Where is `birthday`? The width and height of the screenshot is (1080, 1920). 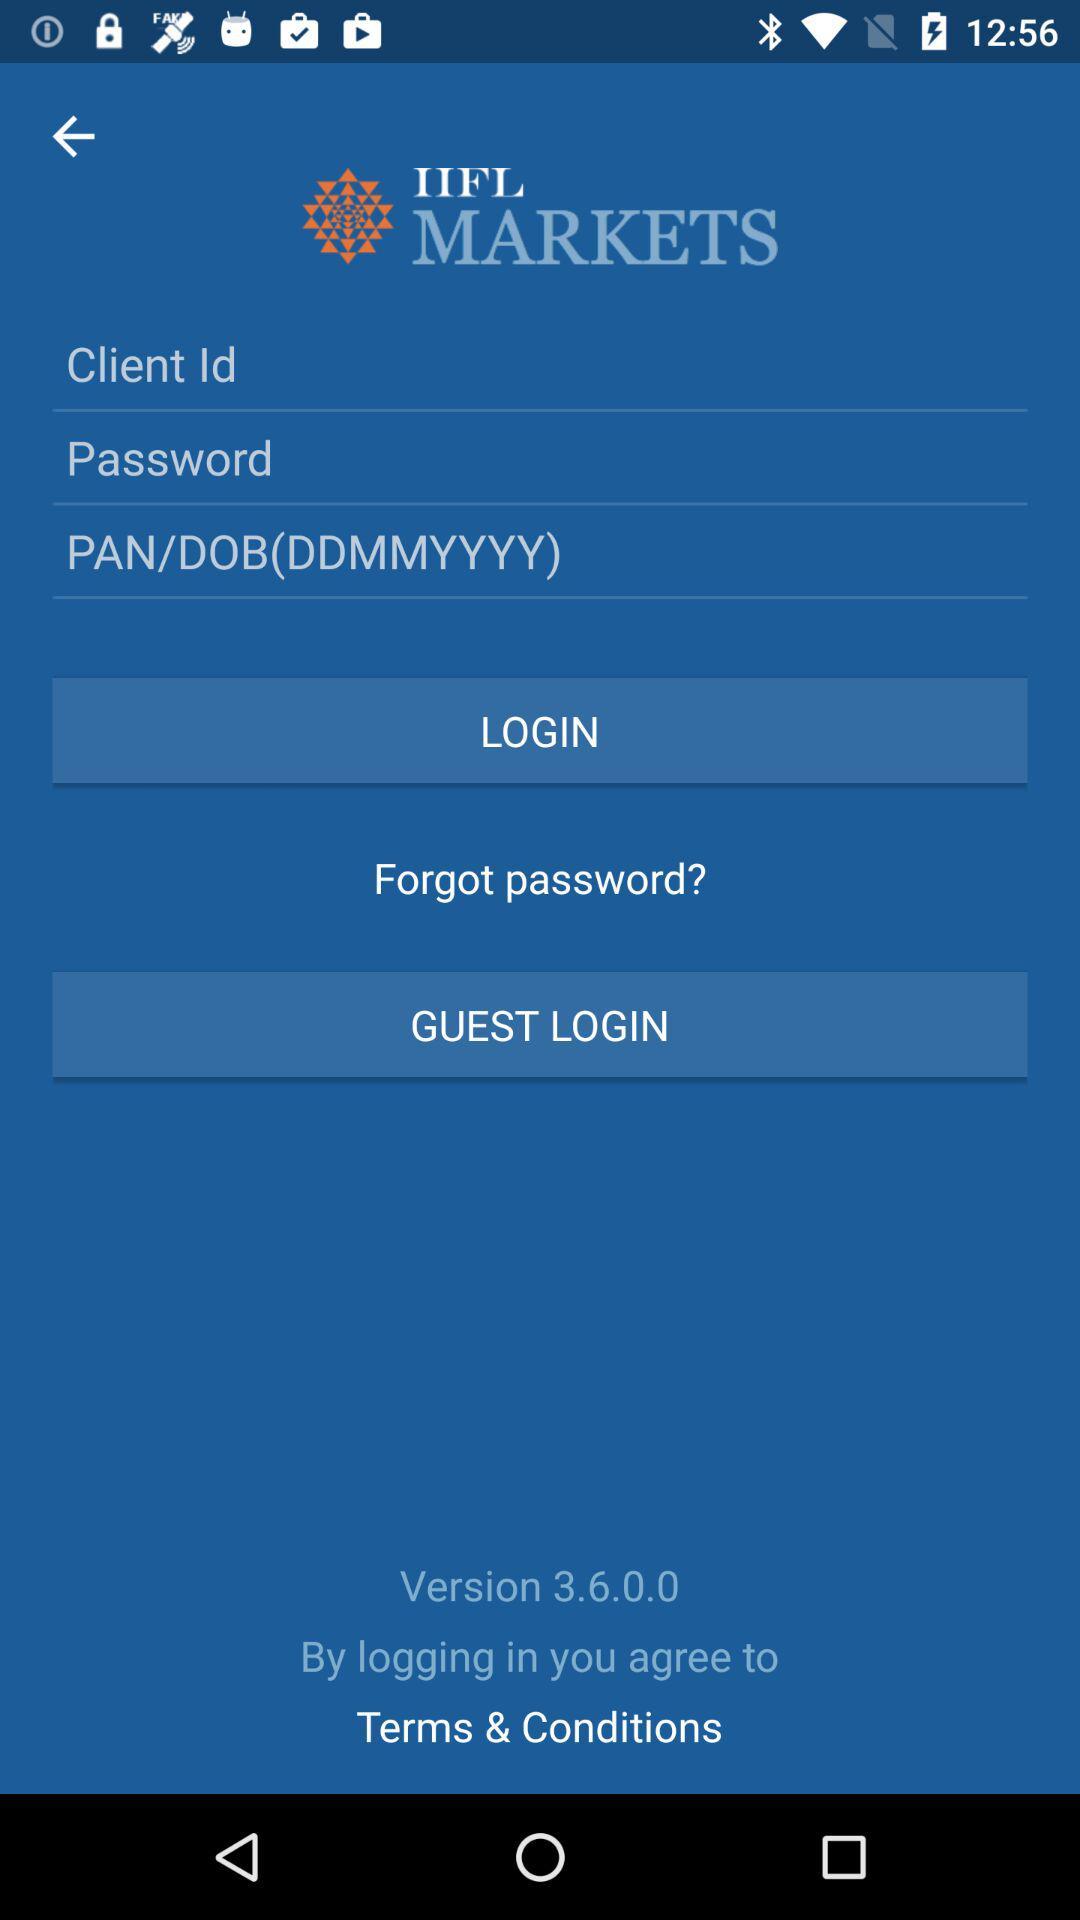
birthday is located at coordinates (540, 550).